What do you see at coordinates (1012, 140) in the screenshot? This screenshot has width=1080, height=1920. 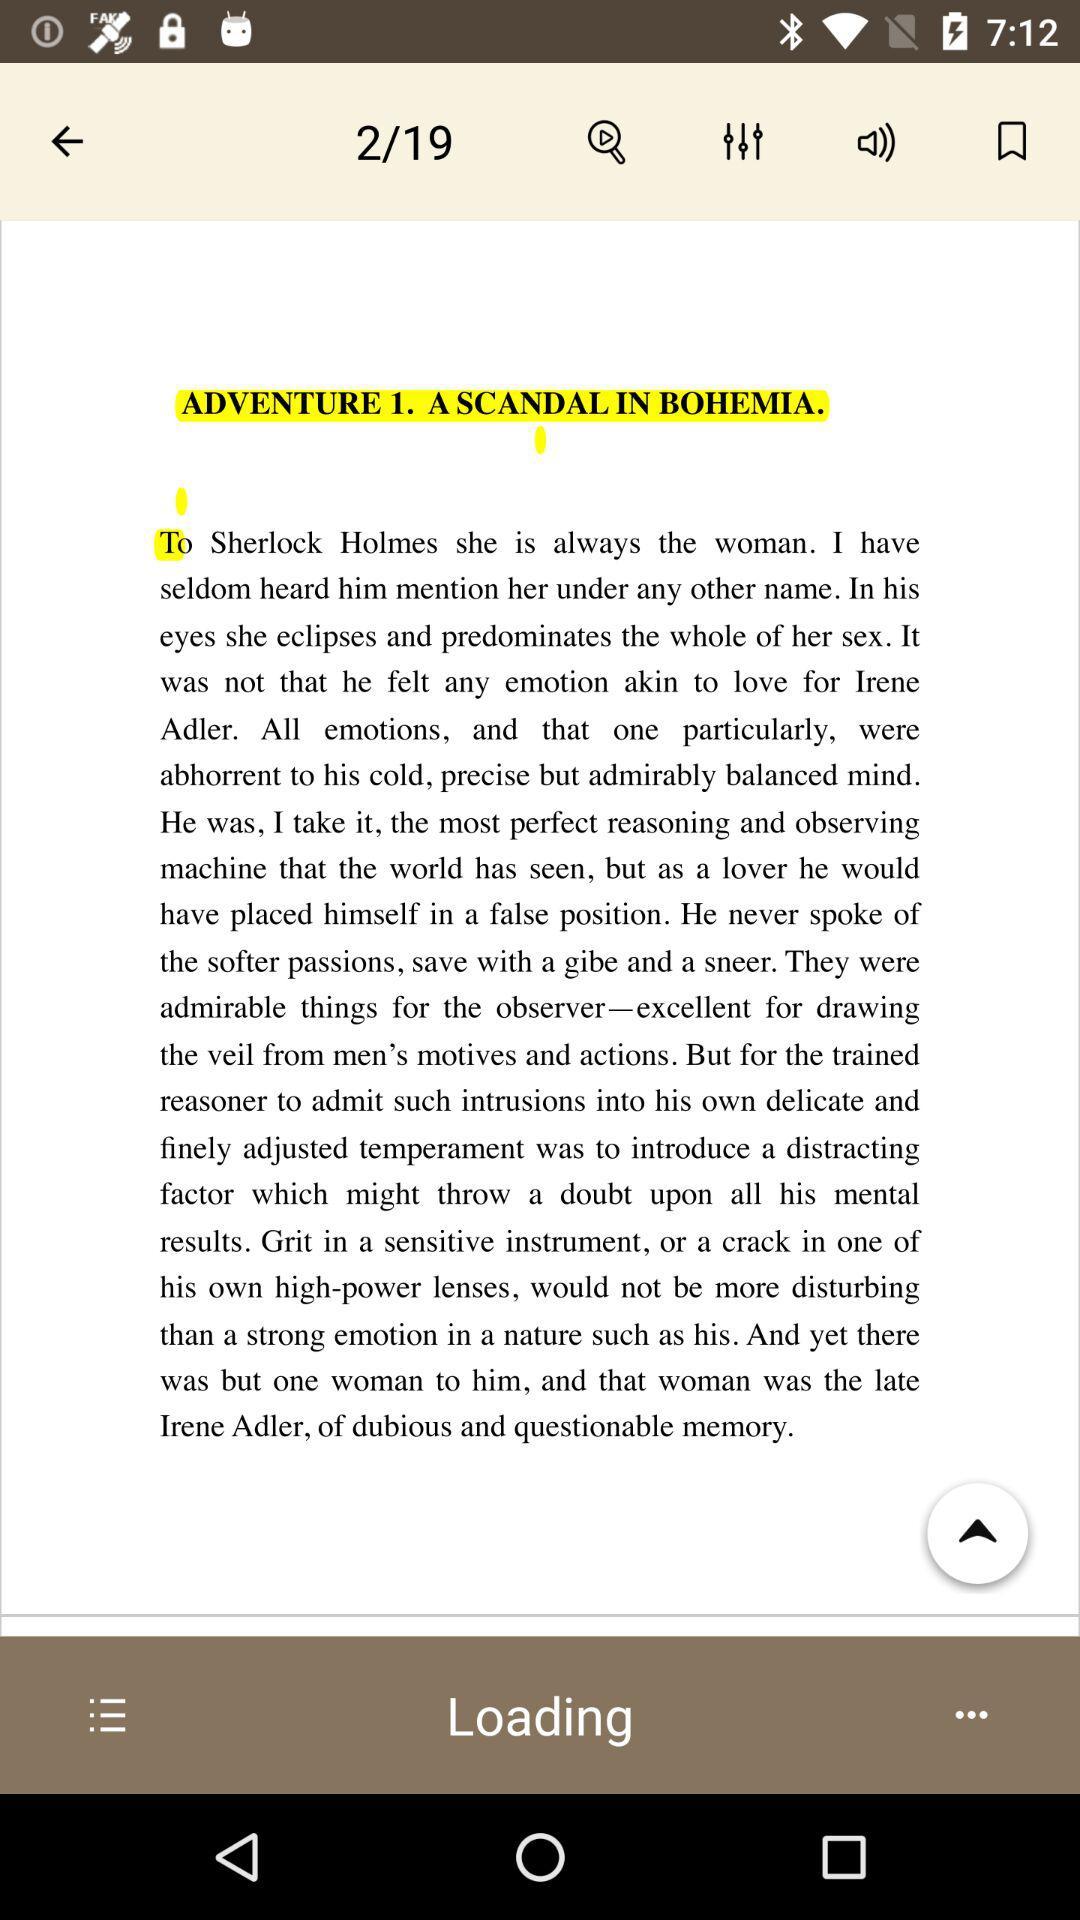 I see `bookmark` at bounding box center [1012, 140].